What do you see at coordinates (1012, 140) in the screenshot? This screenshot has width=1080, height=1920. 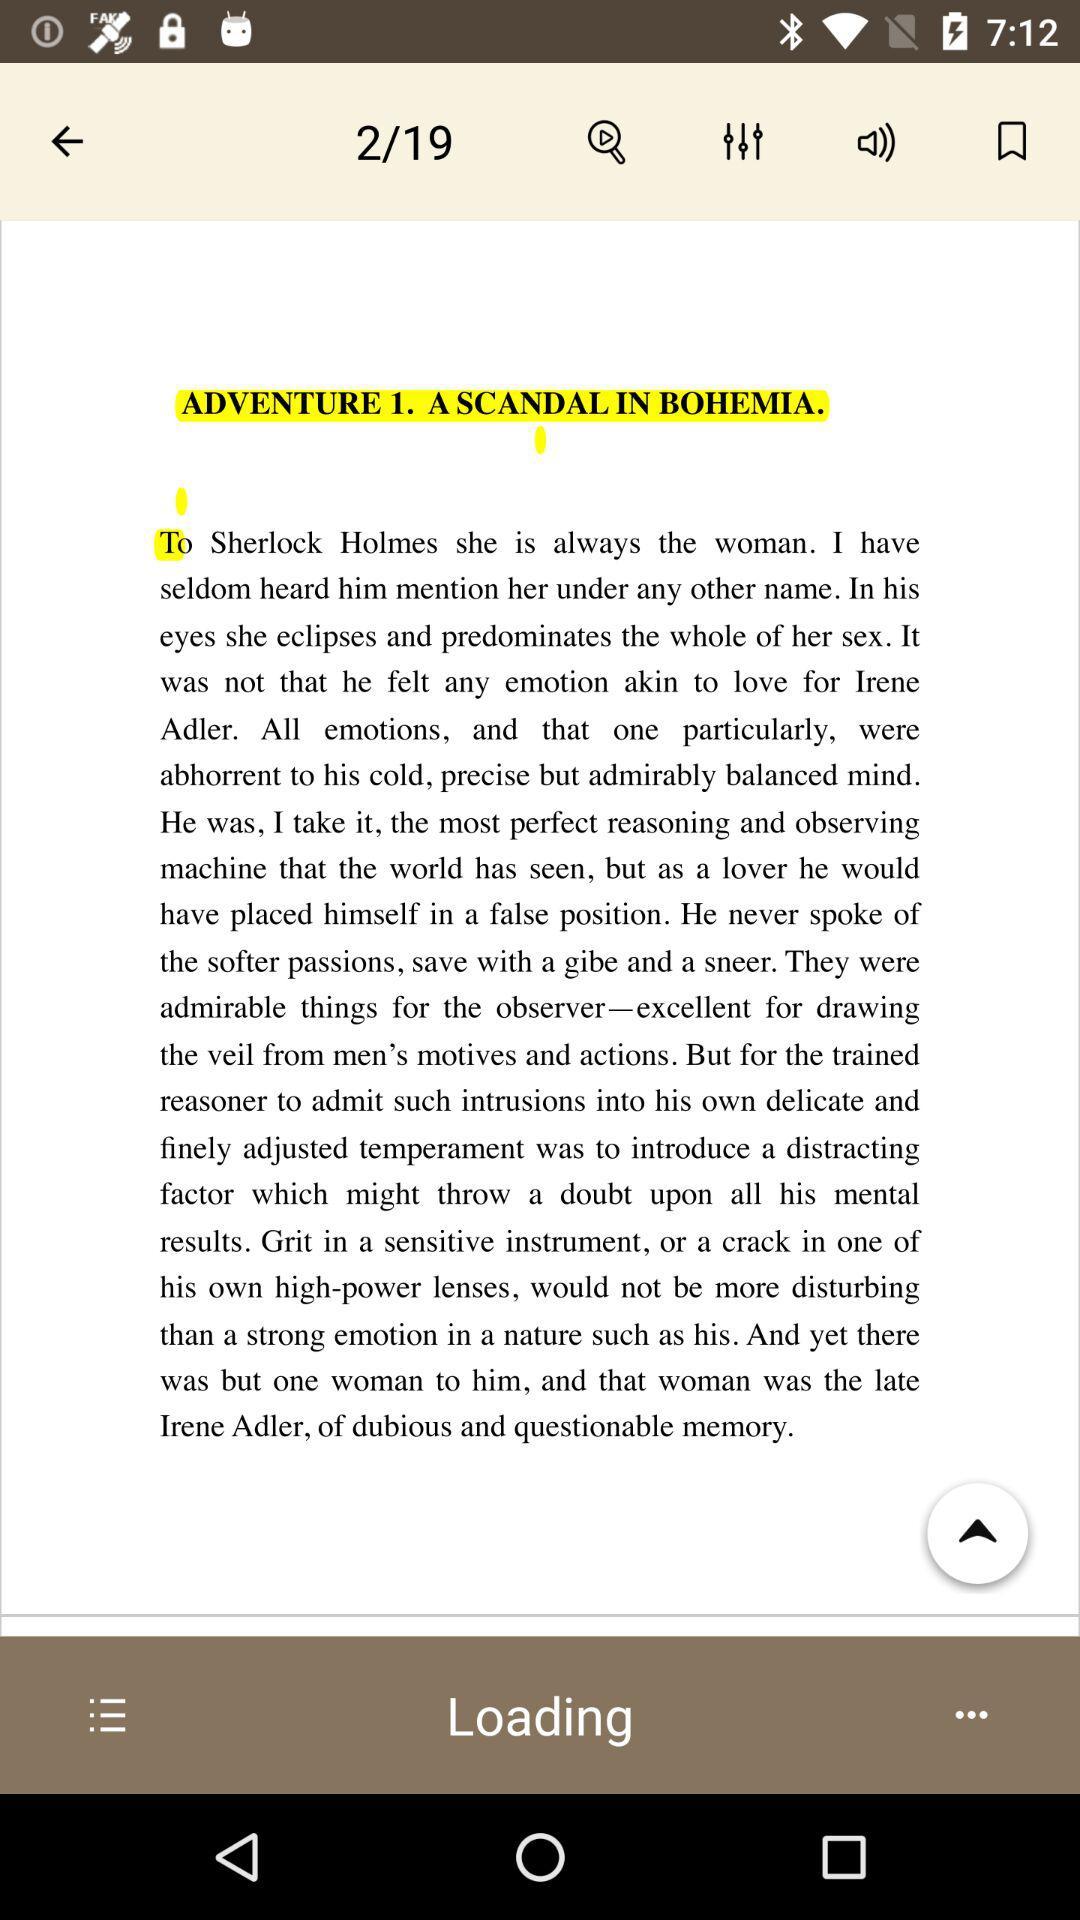 I see `bookmark` at bounding box center [1012, 140].